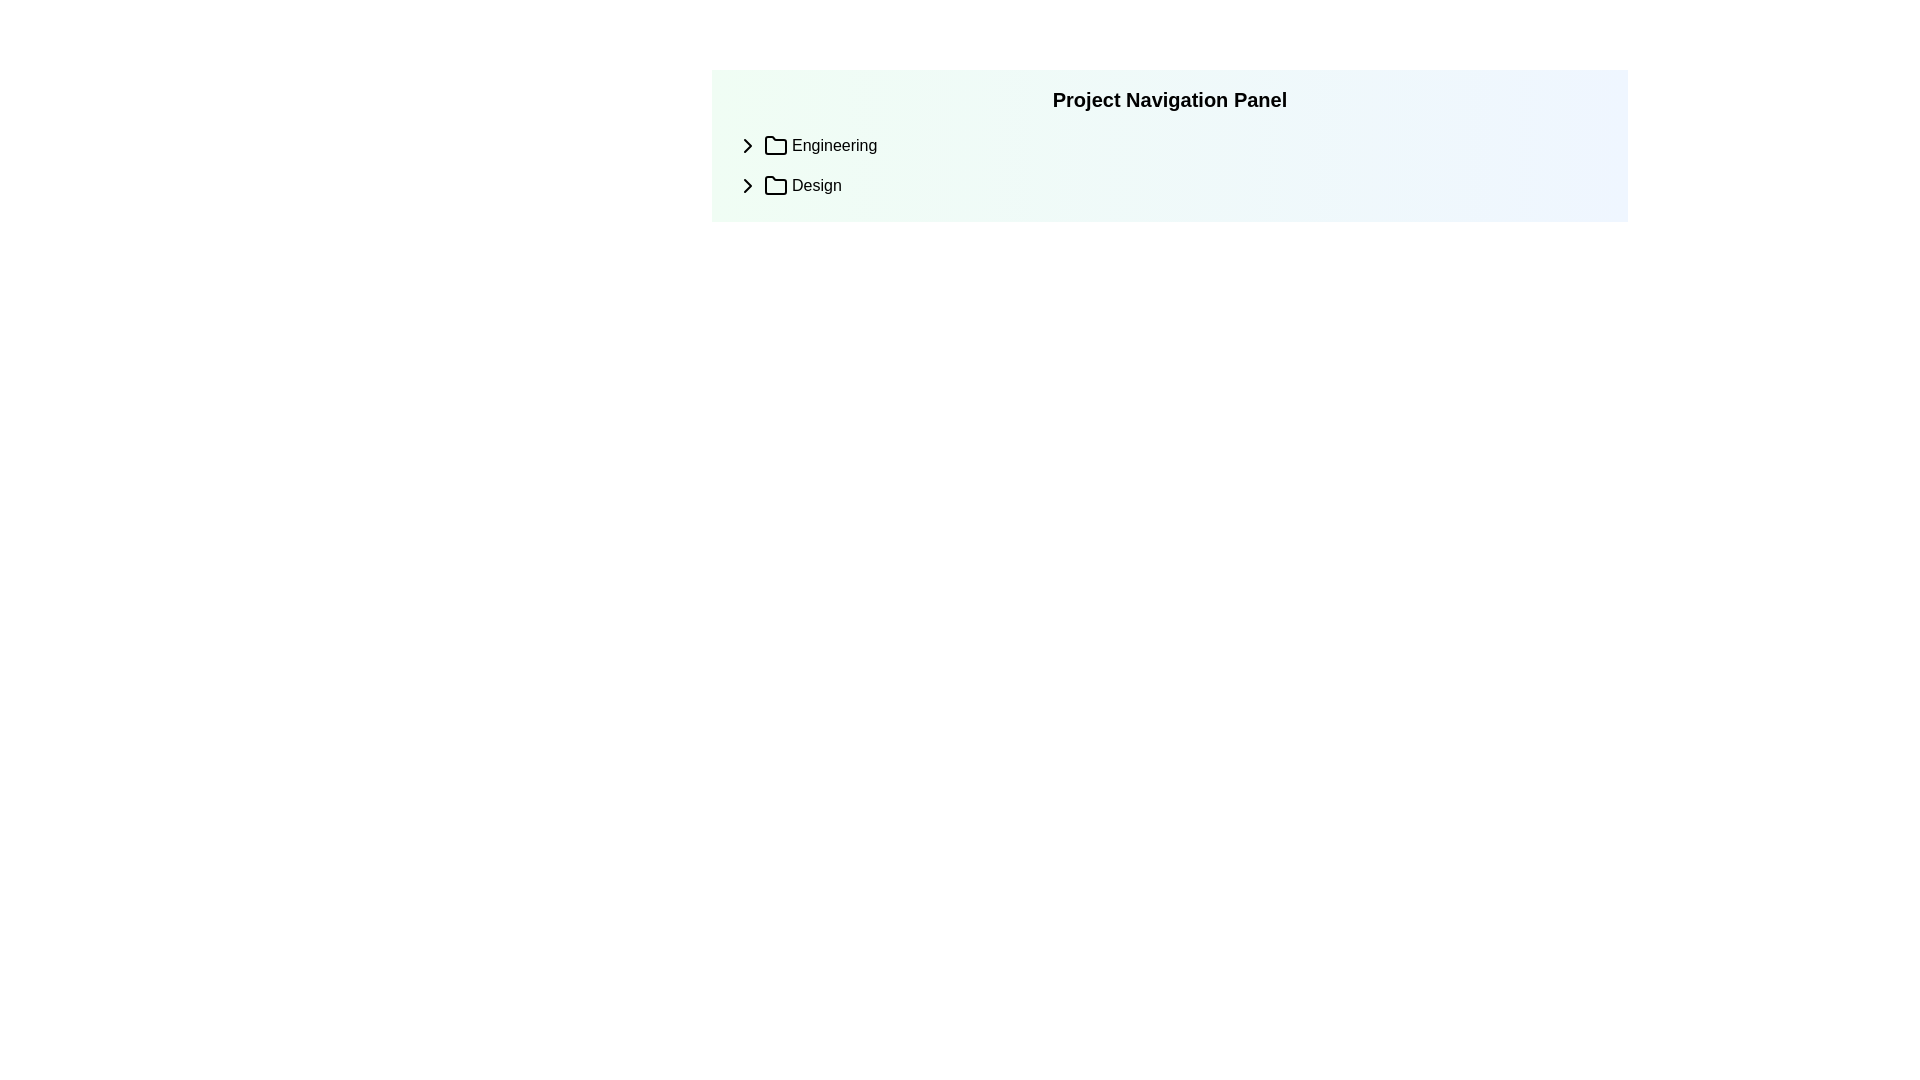 Image resolution: width=1920 pixels, height=1080 pixels. Describe the element at coordinates (747, 185) in the screenshot. I see `the expandable or collapsible subsection icon located to the left of the text 'Design' in the navigation panel` at that location.